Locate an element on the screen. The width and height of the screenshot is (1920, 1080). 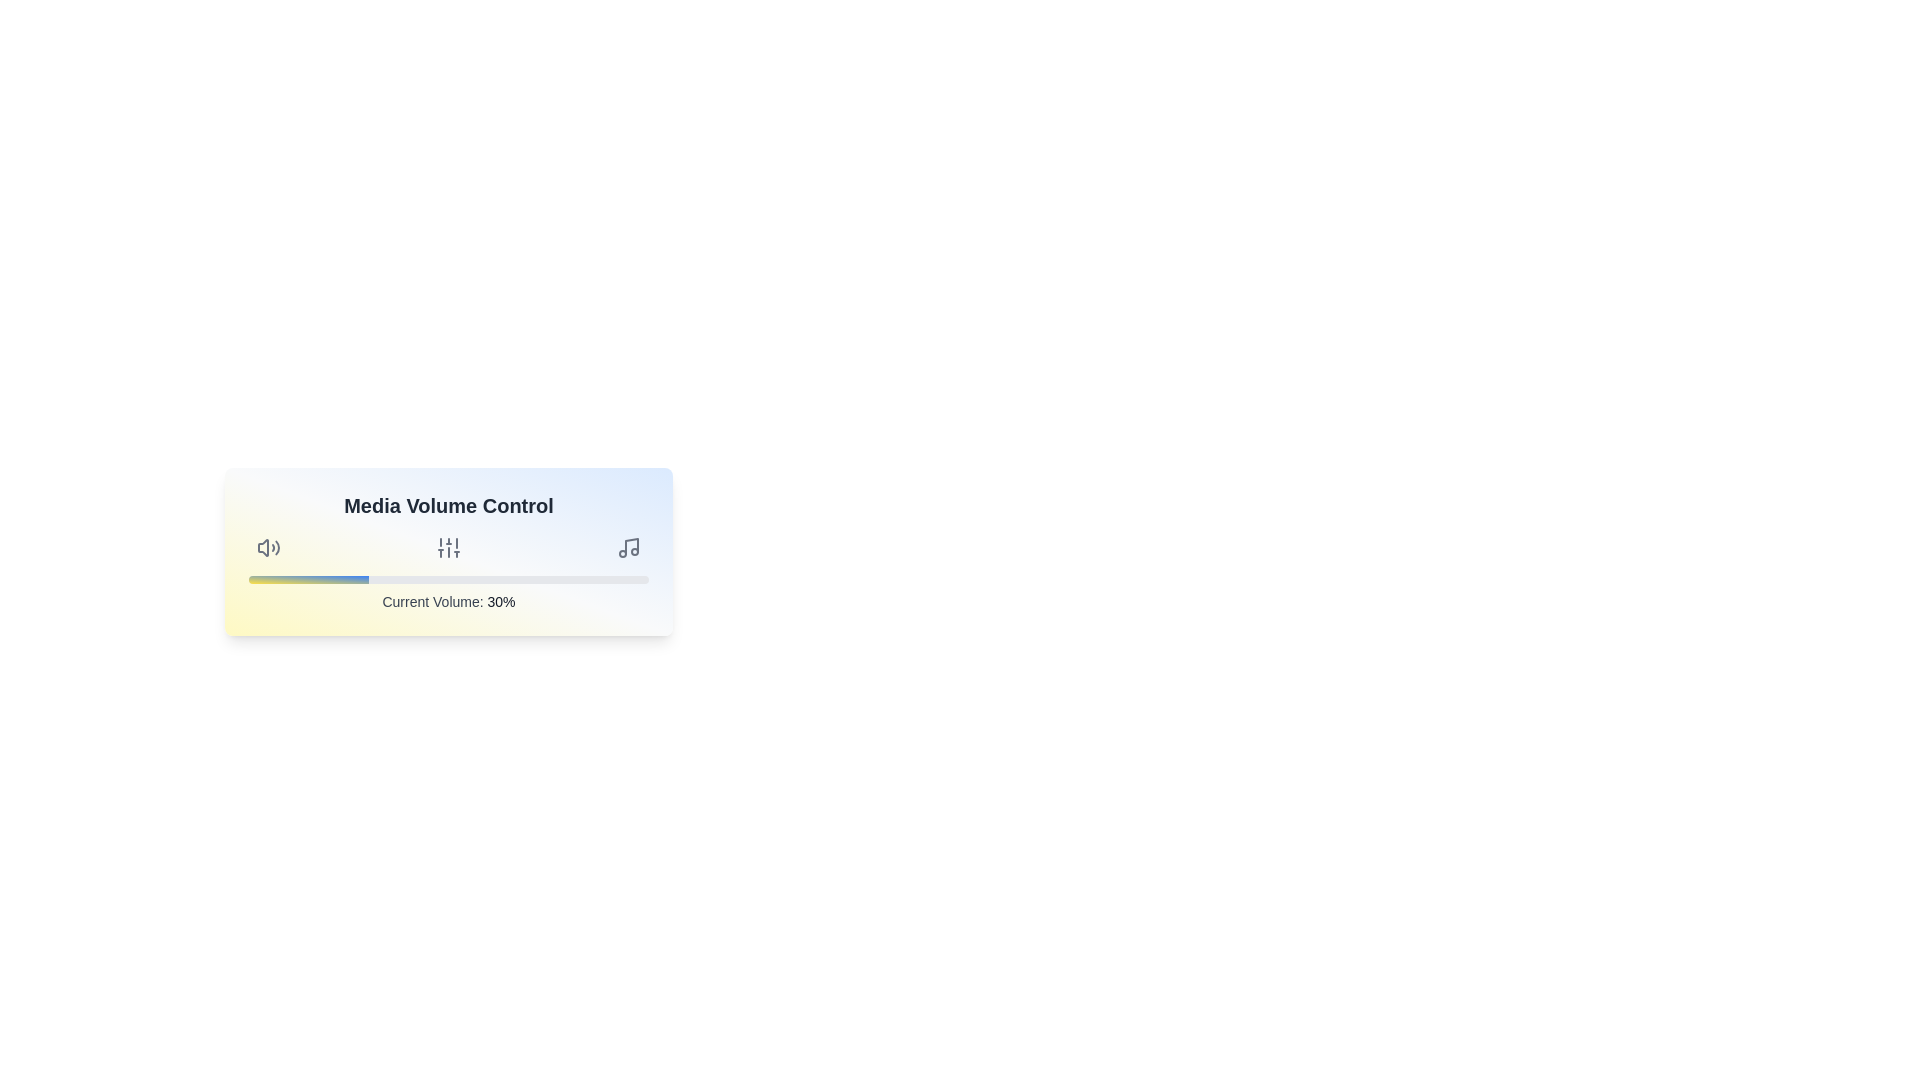
the volume is located at coordinates (448, 579).